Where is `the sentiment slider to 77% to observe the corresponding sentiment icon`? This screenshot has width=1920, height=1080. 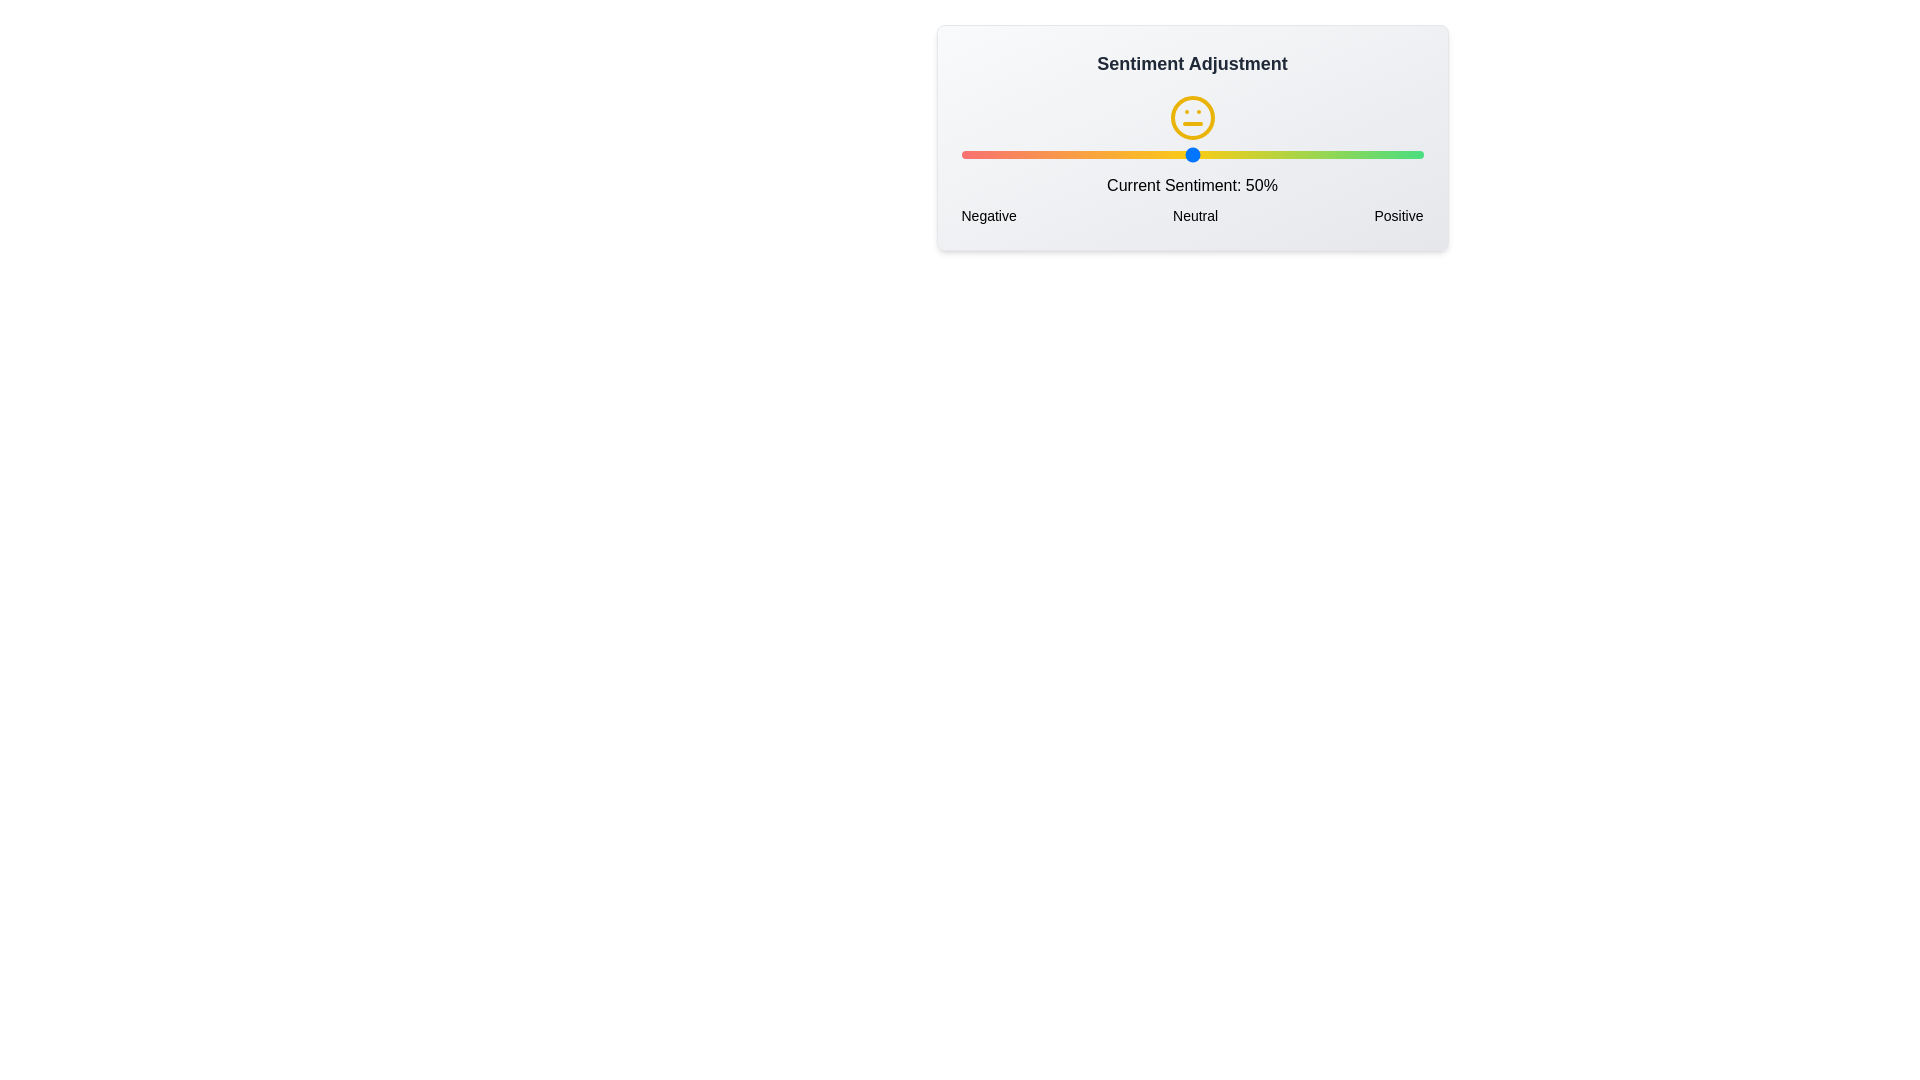
the sentiment slider to 77% to observe the corresponding sentiment icon is located at coordinates (1317, 153).